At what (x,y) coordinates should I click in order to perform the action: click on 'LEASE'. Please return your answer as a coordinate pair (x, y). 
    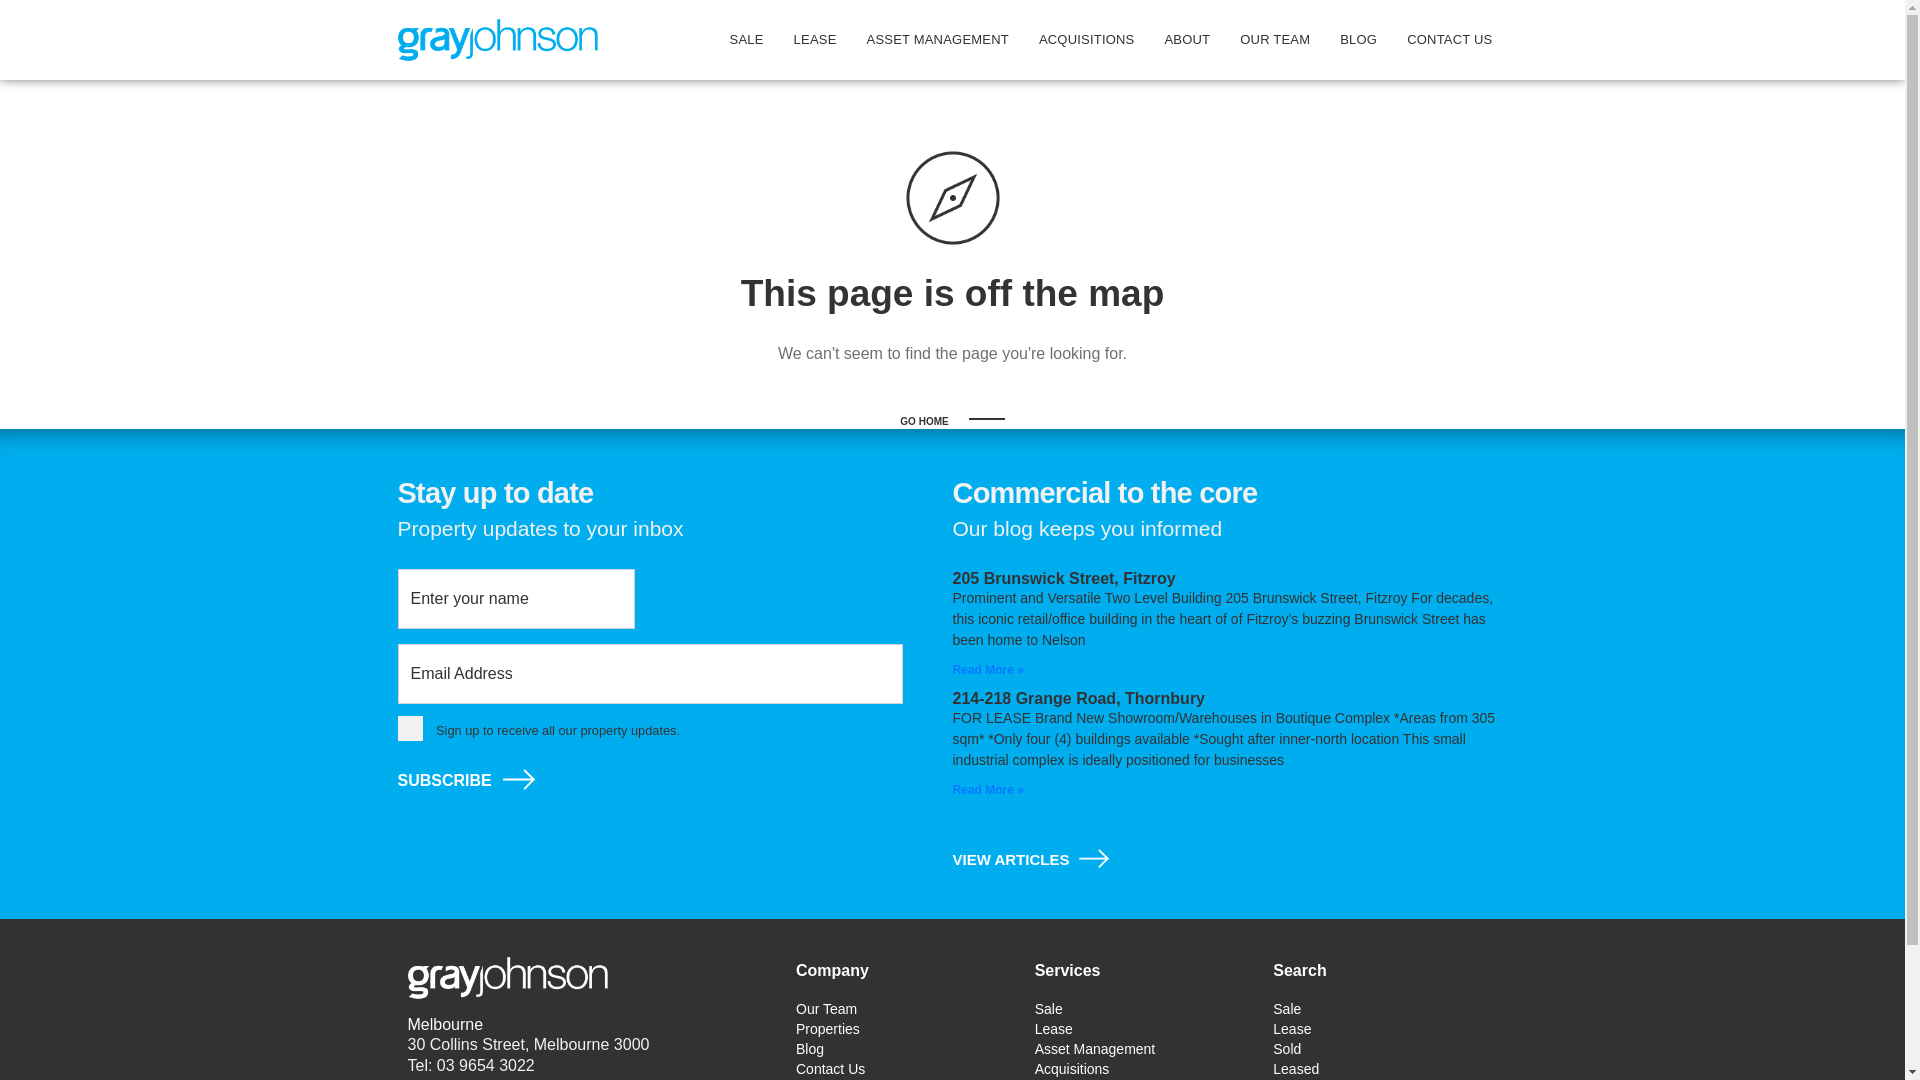
    Looking at the image, I should click on (815, 39).